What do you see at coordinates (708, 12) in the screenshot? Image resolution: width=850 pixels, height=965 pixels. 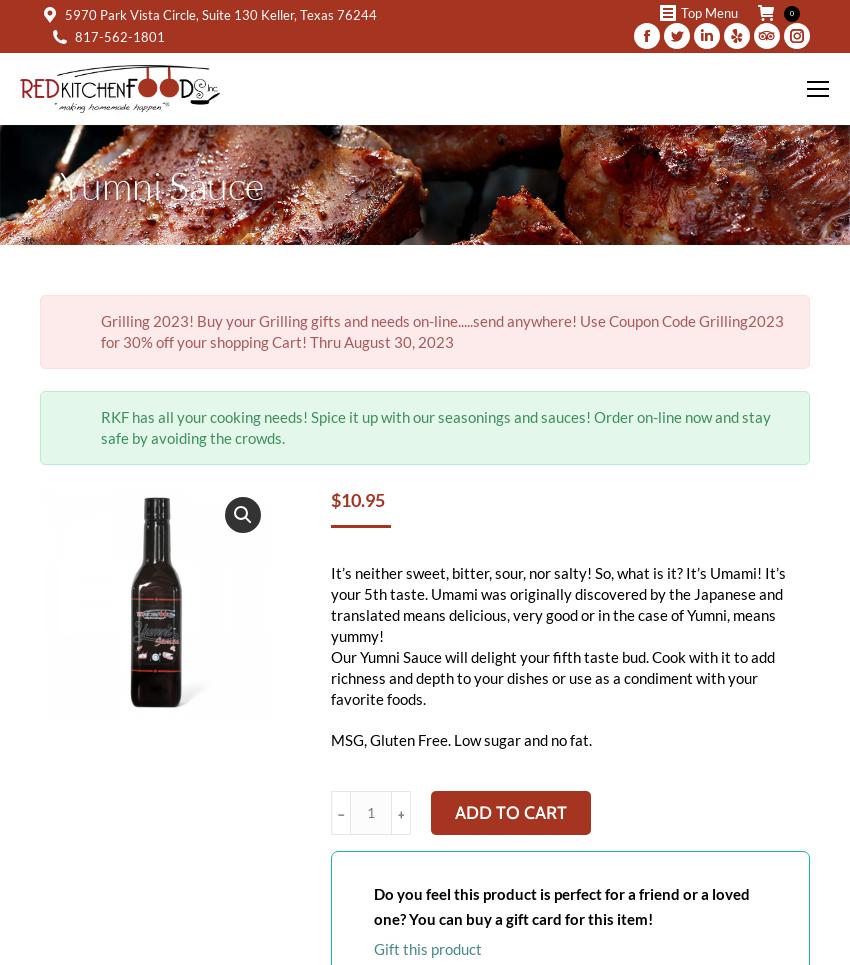 I see `'Top Menu'` at bounding box center [708, 12].